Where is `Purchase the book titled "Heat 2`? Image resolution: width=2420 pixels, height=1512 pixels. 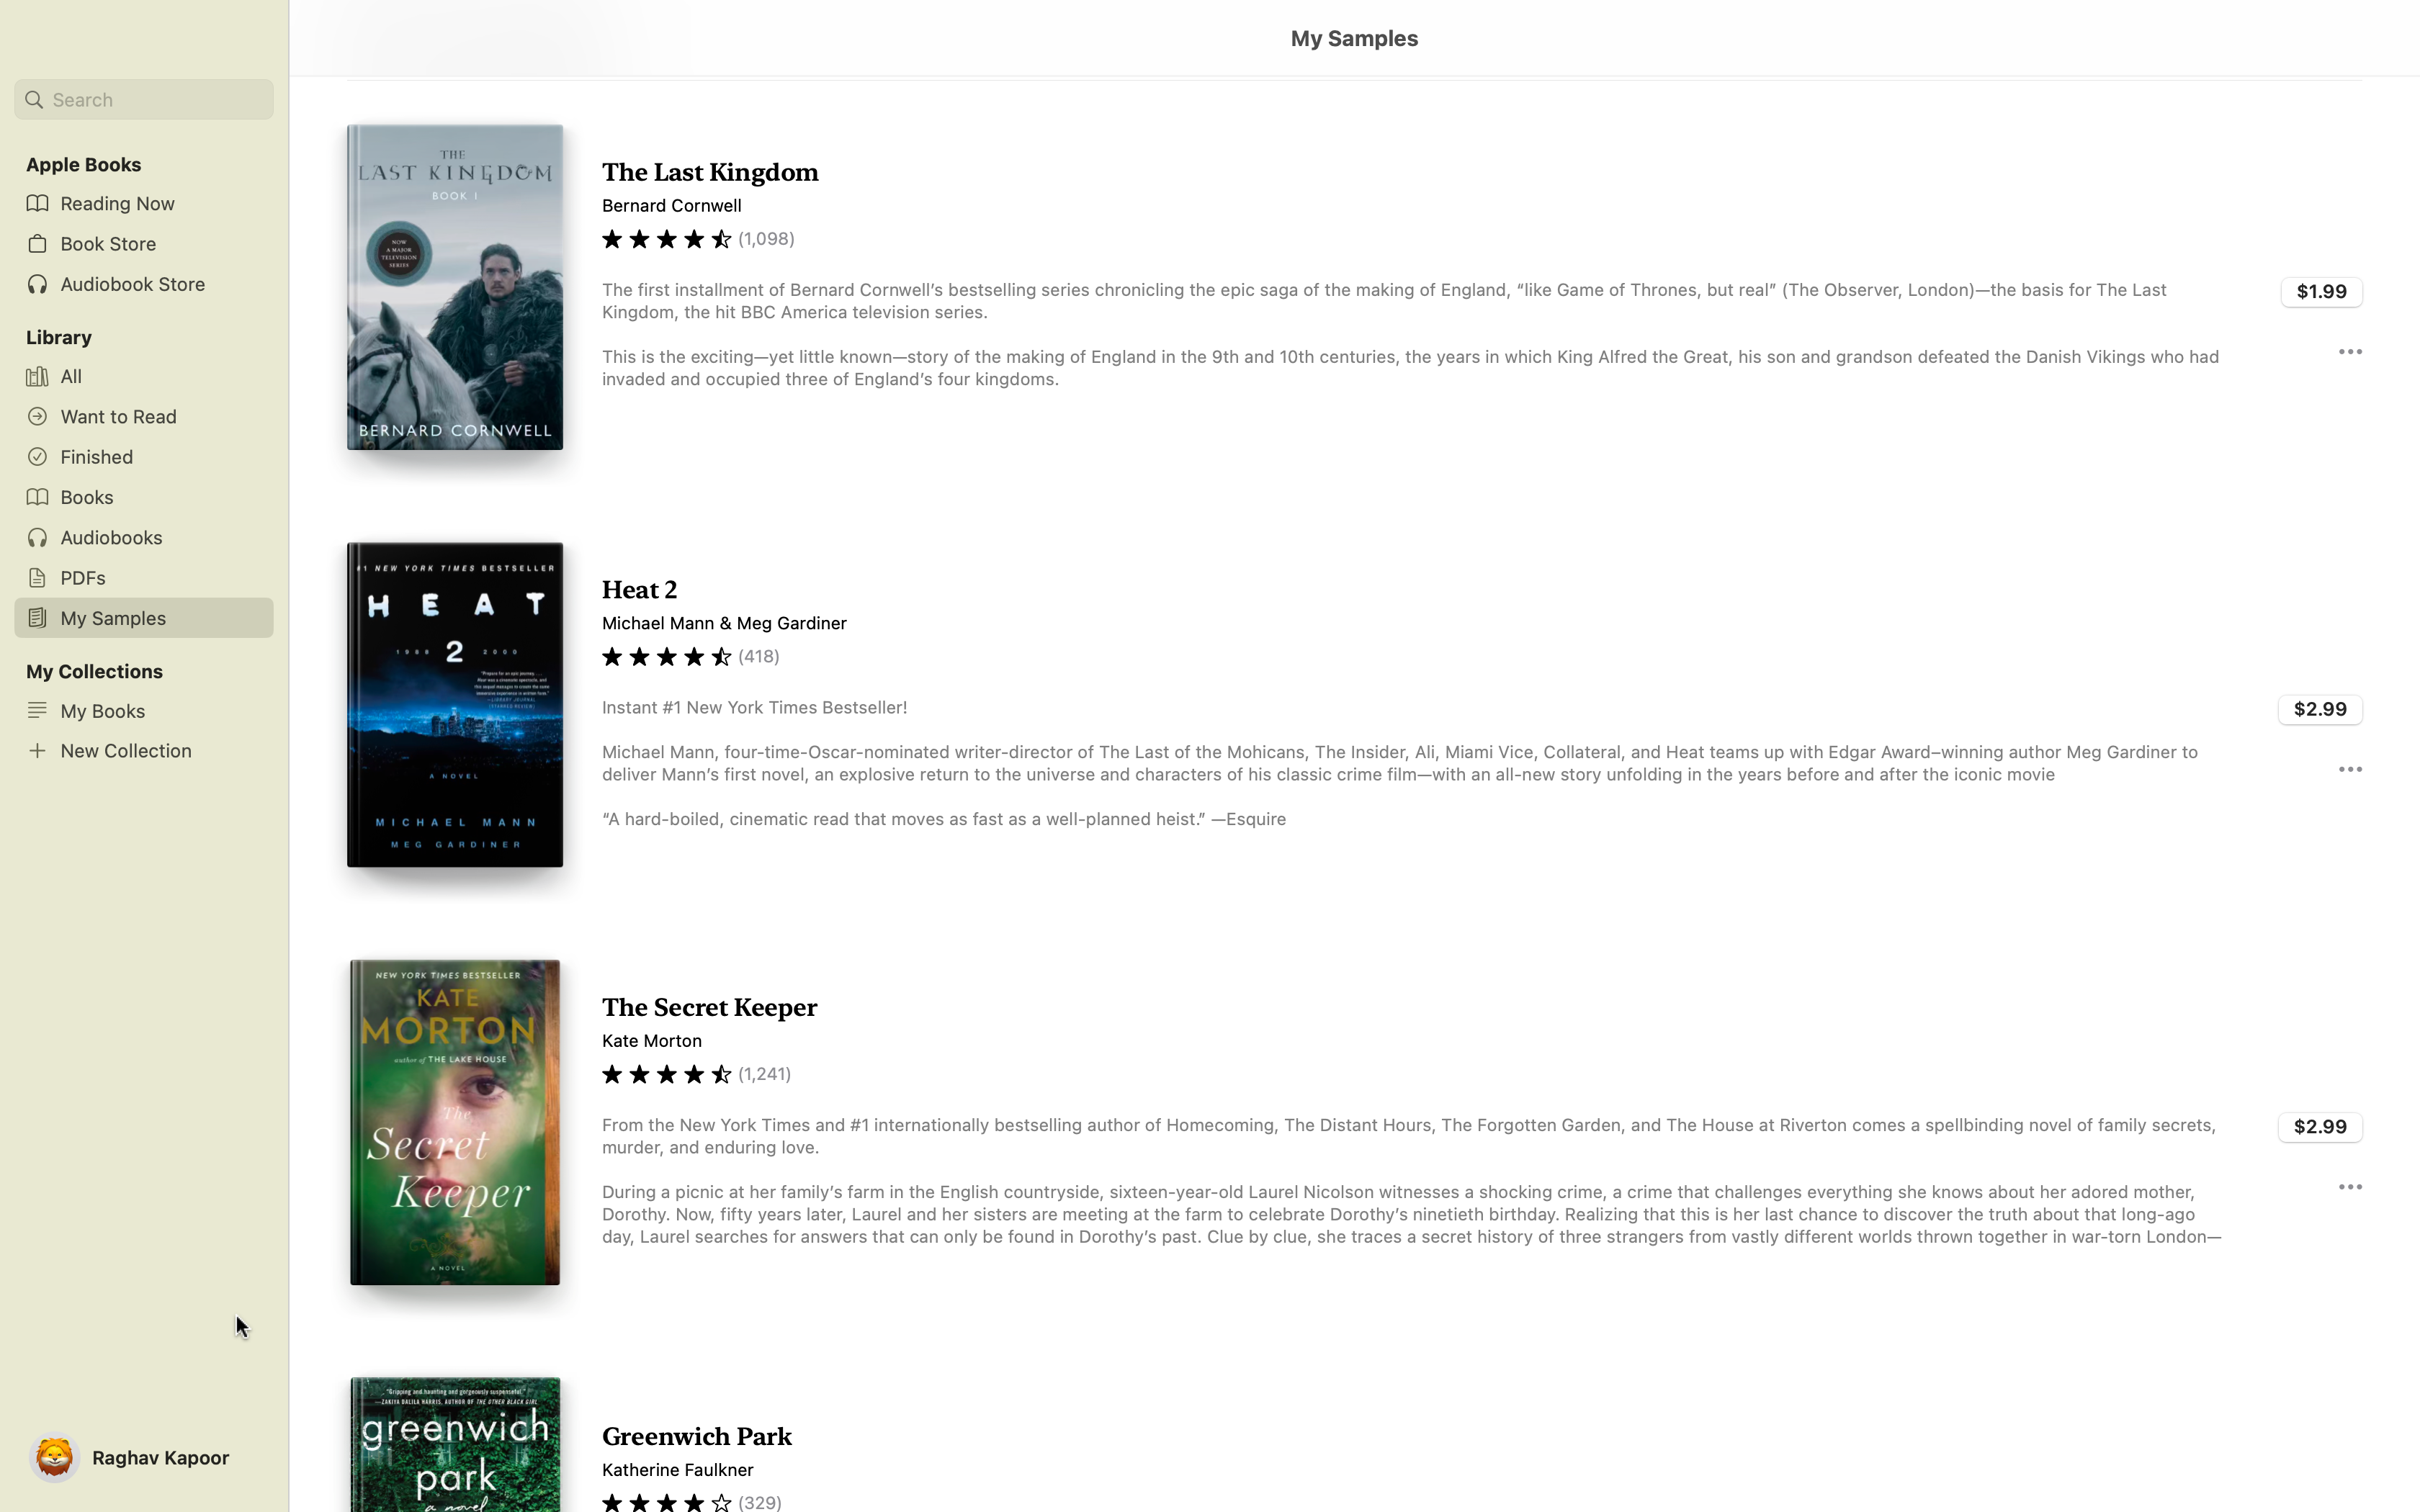 Purchase the book titled "Heat 2 is located at coordinates (2321, 708).